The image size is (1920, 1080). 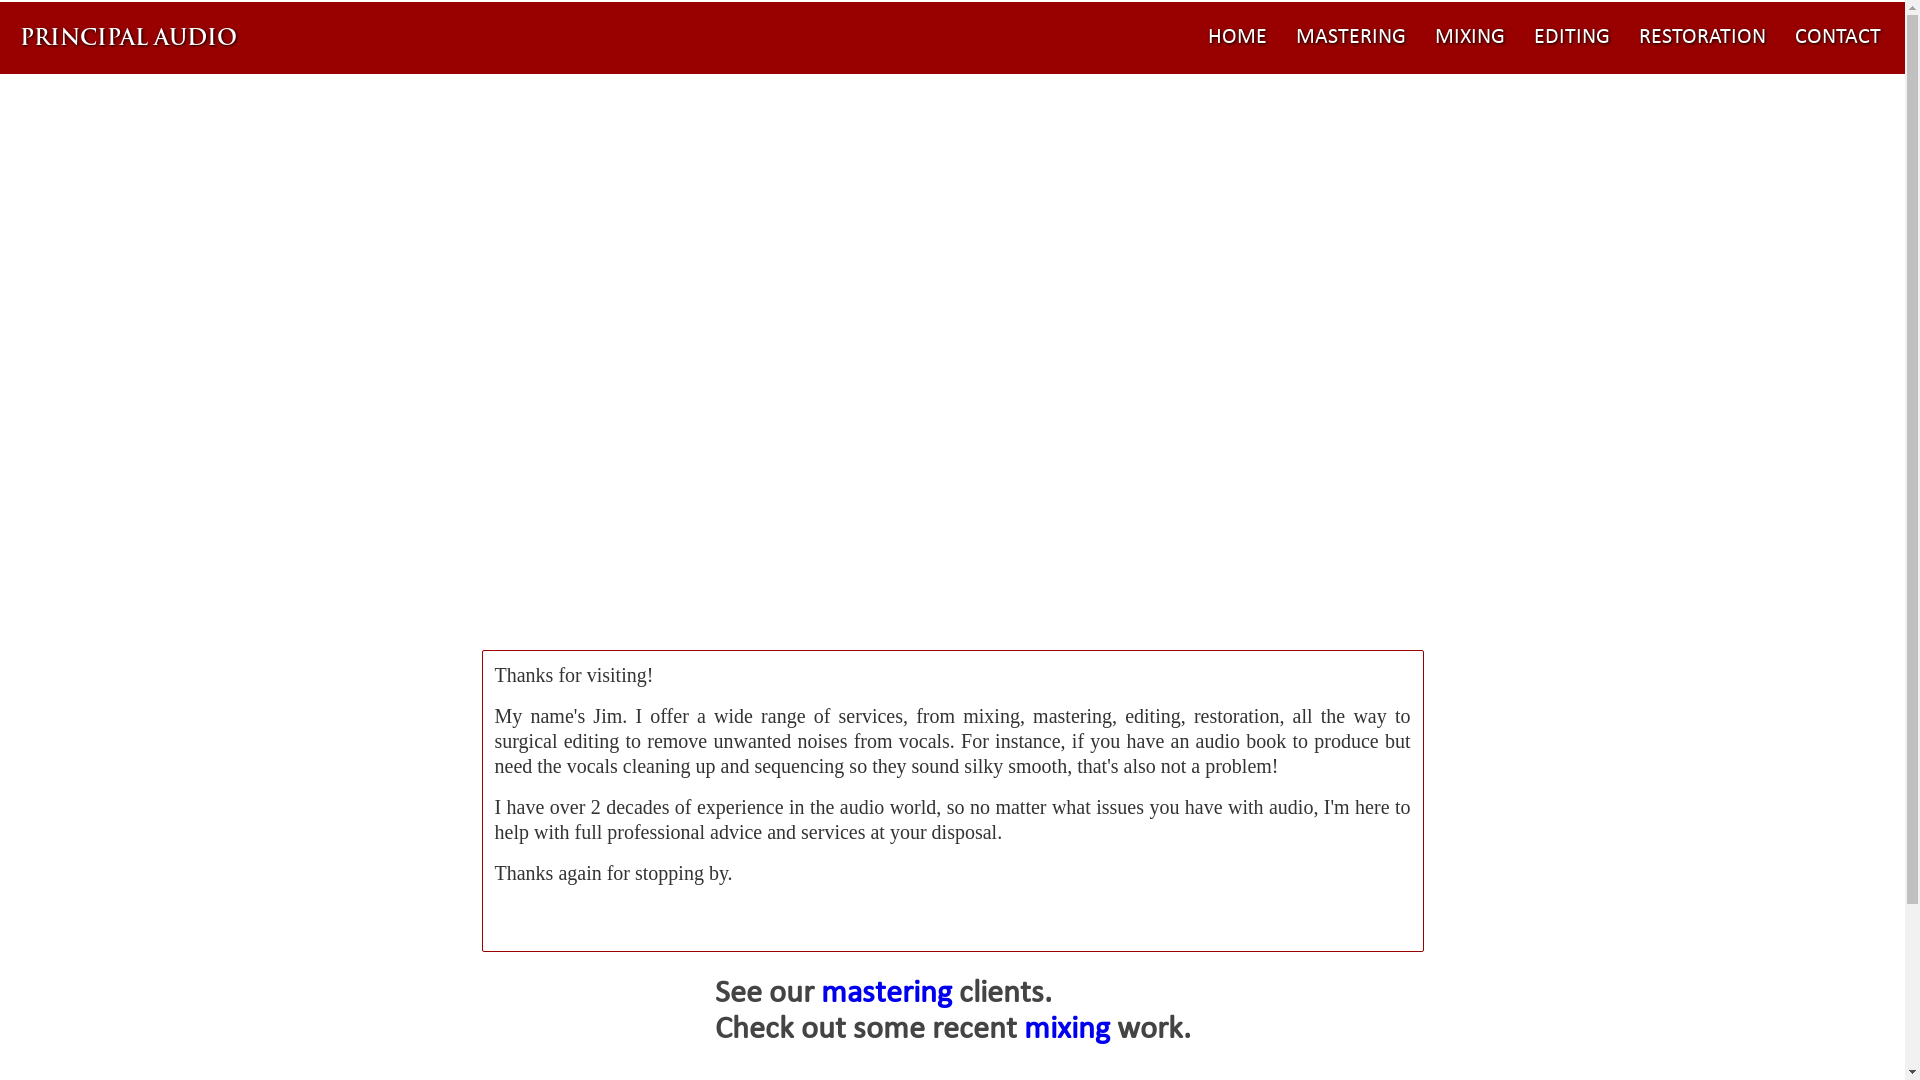 What do you see at coordinates (1469, 37) in the screenshot?
I see `'MIXING'` at bounding box center [1469, 37].